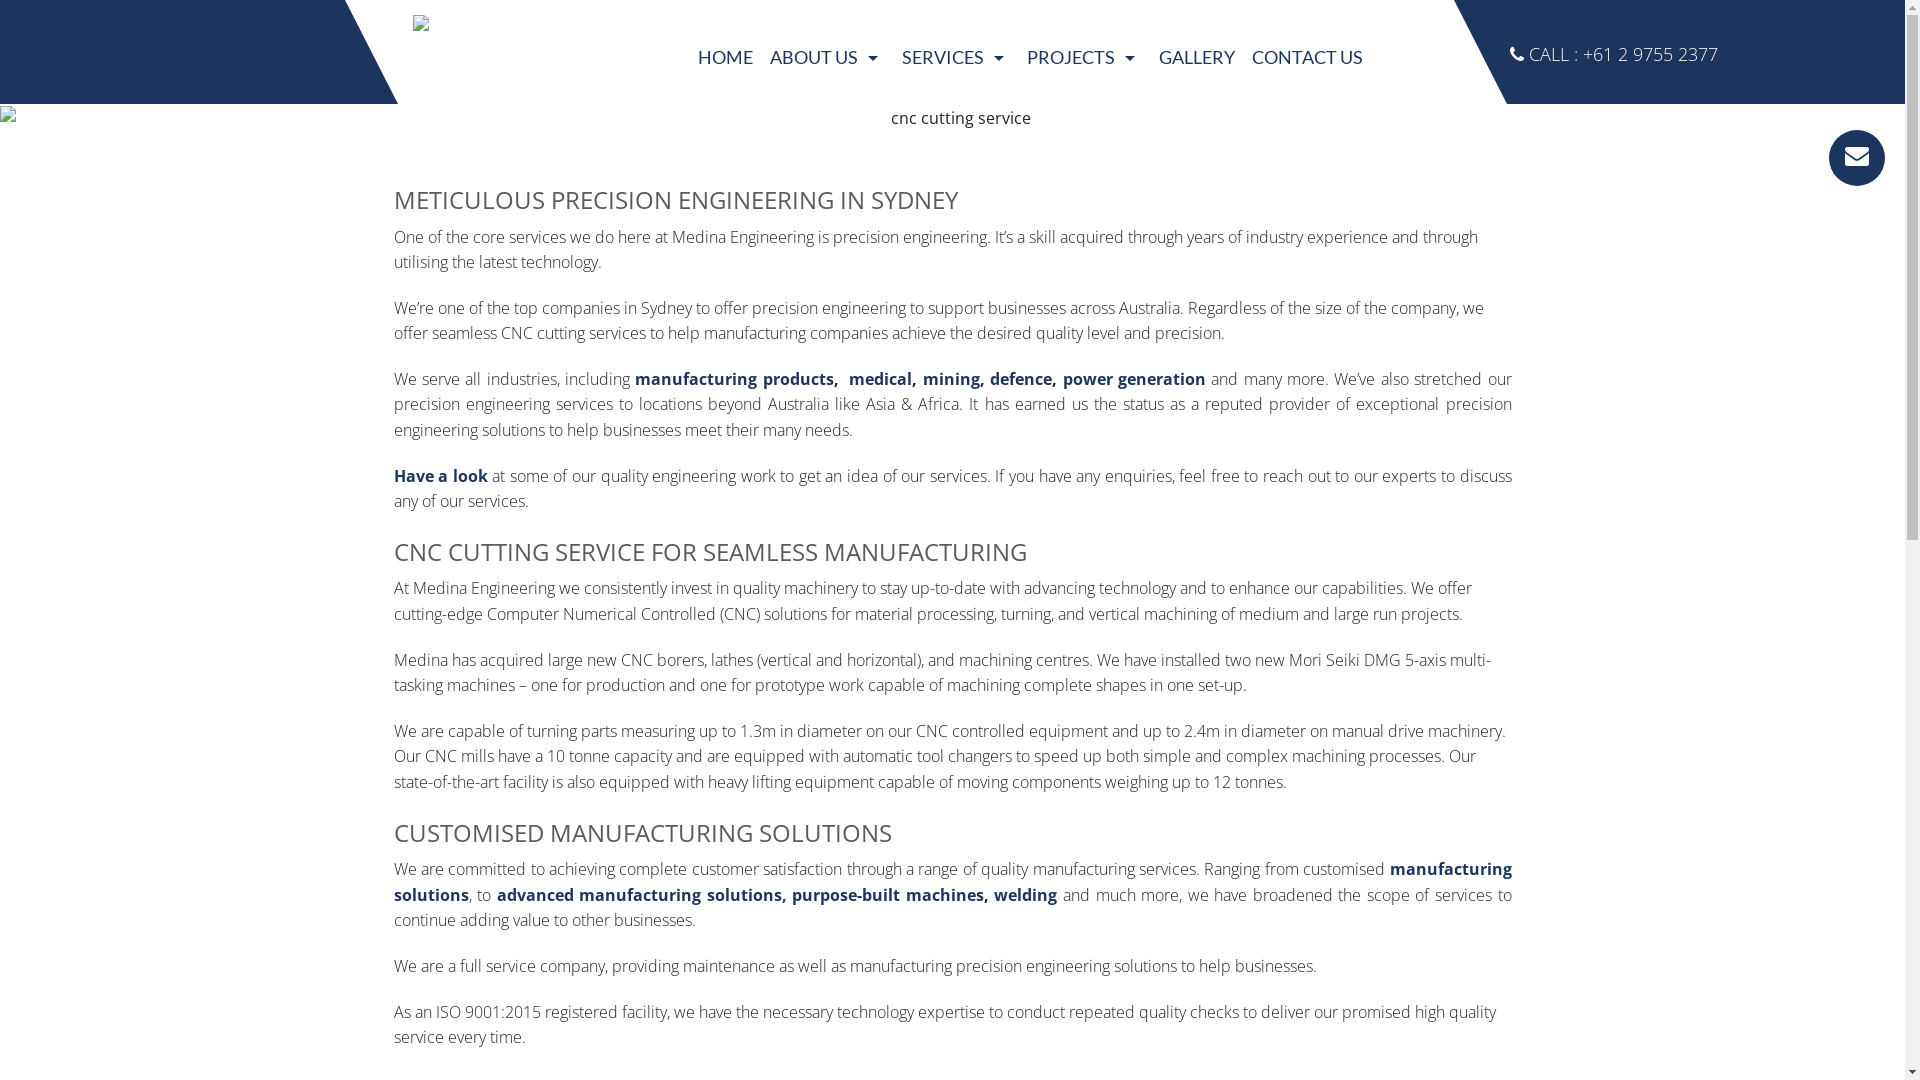 The width and height of the screenshot is (1920, 1080). I want to click on 'CONTACT US', so click(1308, 56).